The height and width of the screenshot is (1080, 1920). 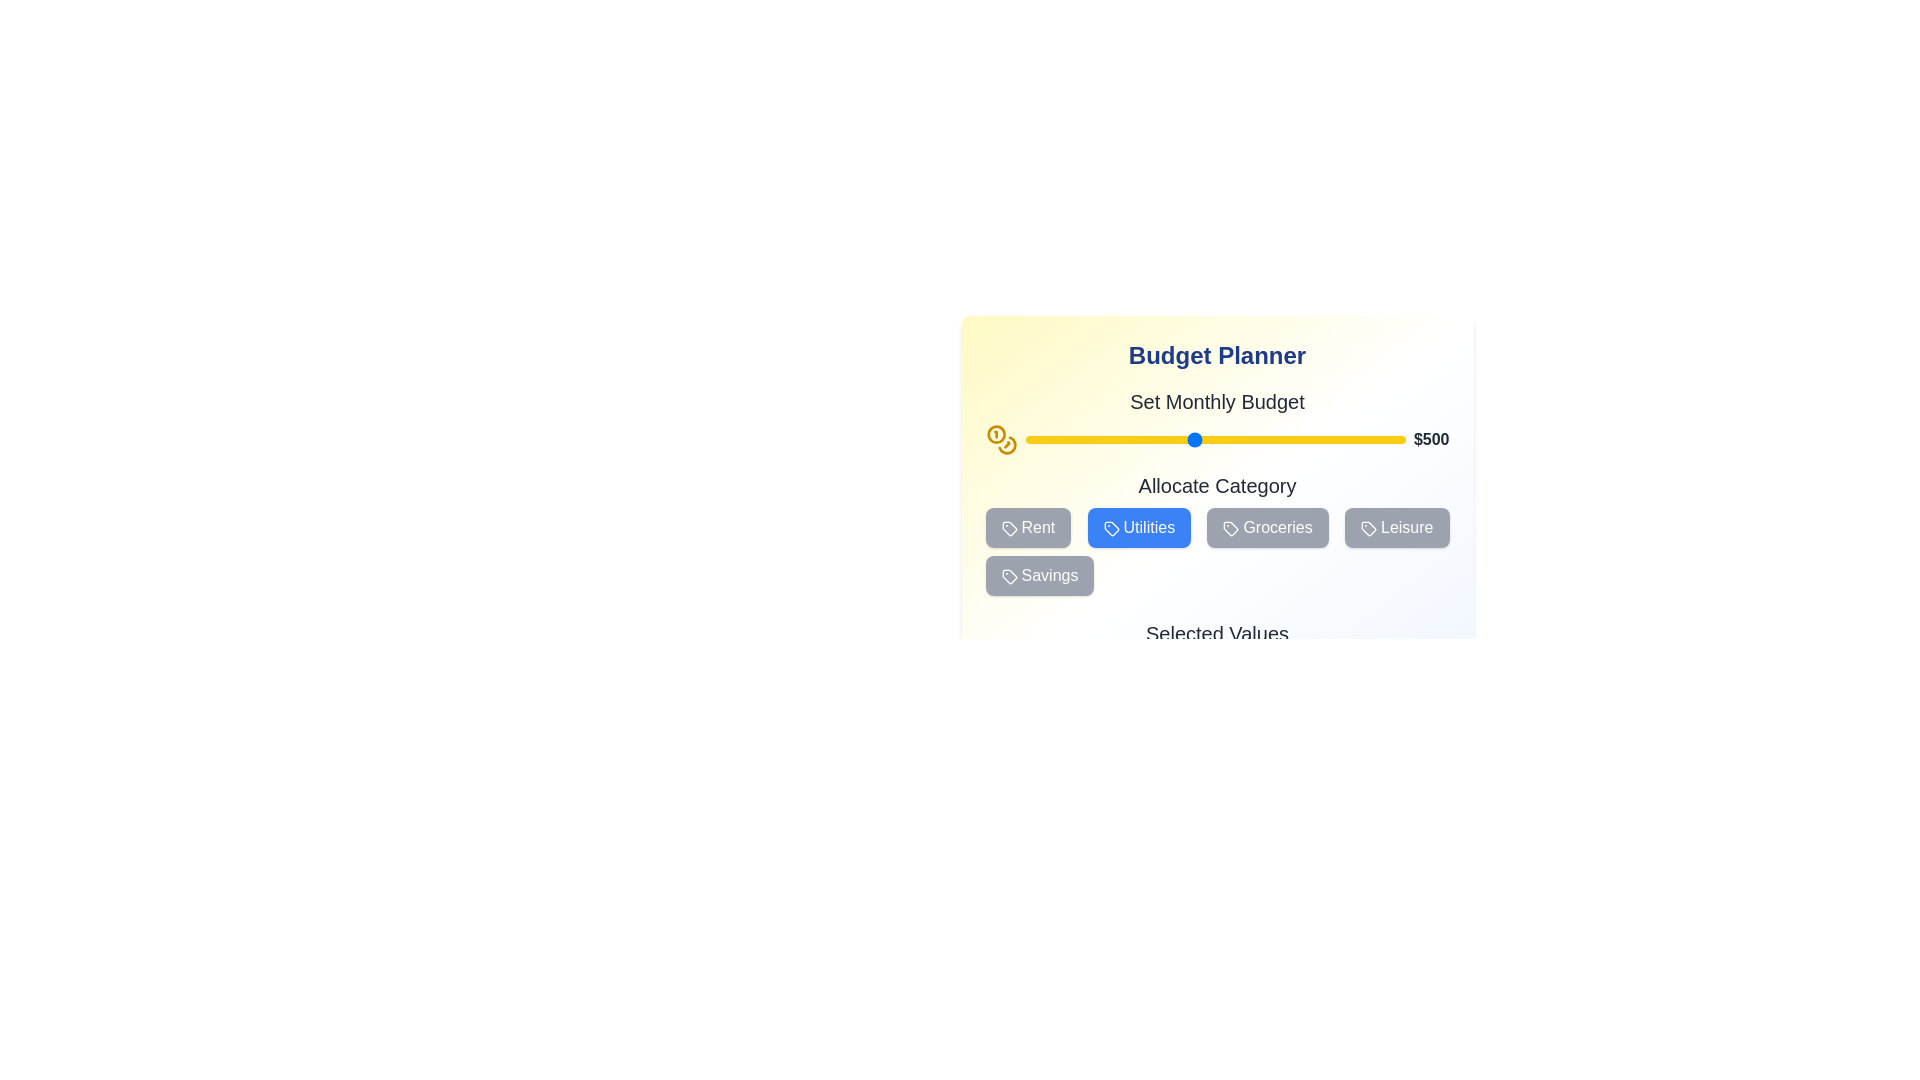 I want to click on the monthly budget, so click(x=1379, y=438).